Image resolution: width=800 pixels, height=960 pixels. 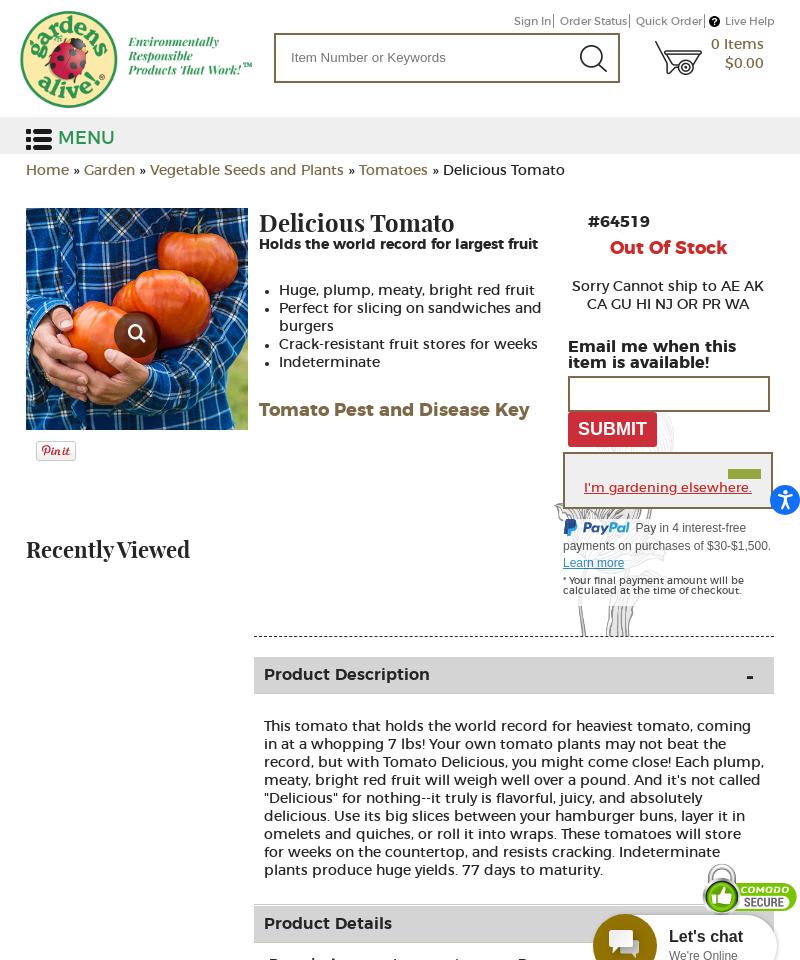 What do you see at coordinates (279, 317) in the screenshot?
I see `'Perfect for slicing on sandwiches and burgers'` at bounding box center [279, 317].